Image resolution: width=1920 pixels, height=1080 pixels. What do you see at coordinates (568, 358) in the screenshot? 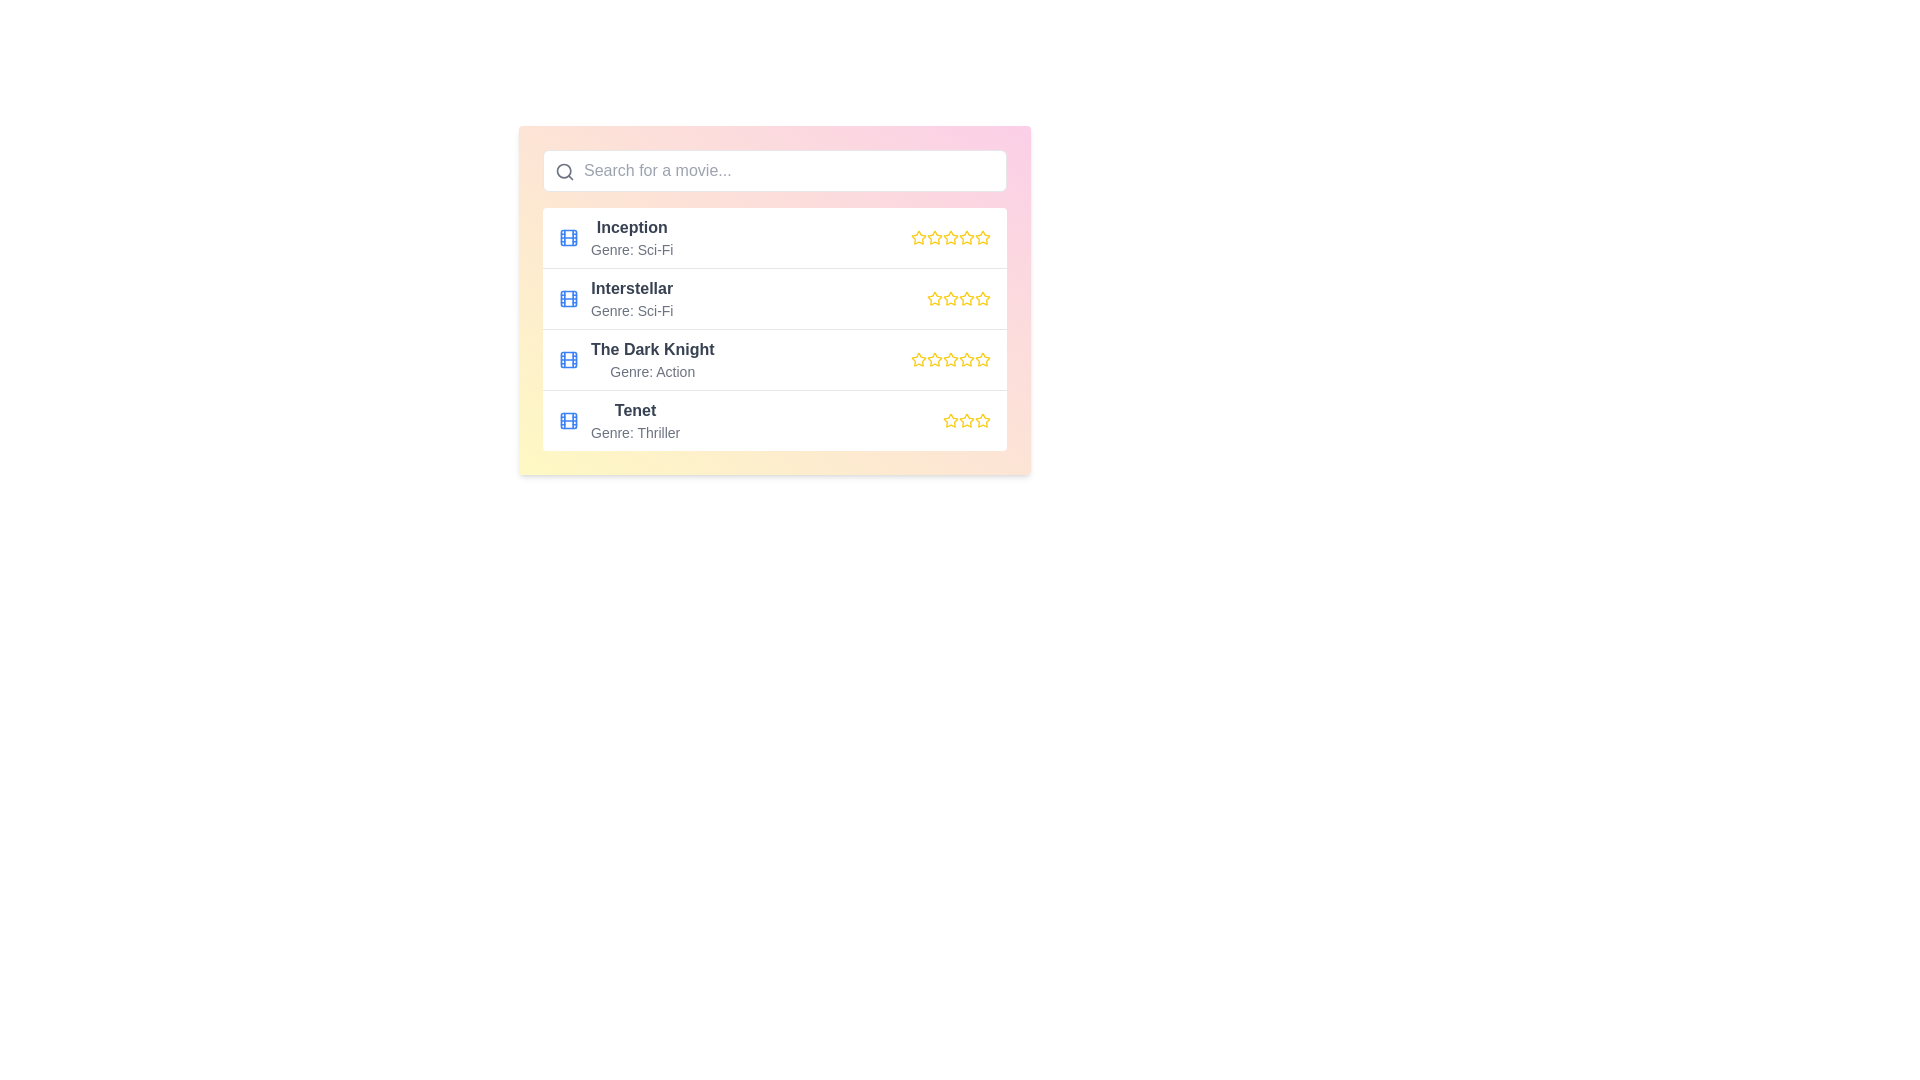
I see `the blue film icon located to the left of the title 'The Dark Knight' within its card structure` at bounding box center [568, 358].